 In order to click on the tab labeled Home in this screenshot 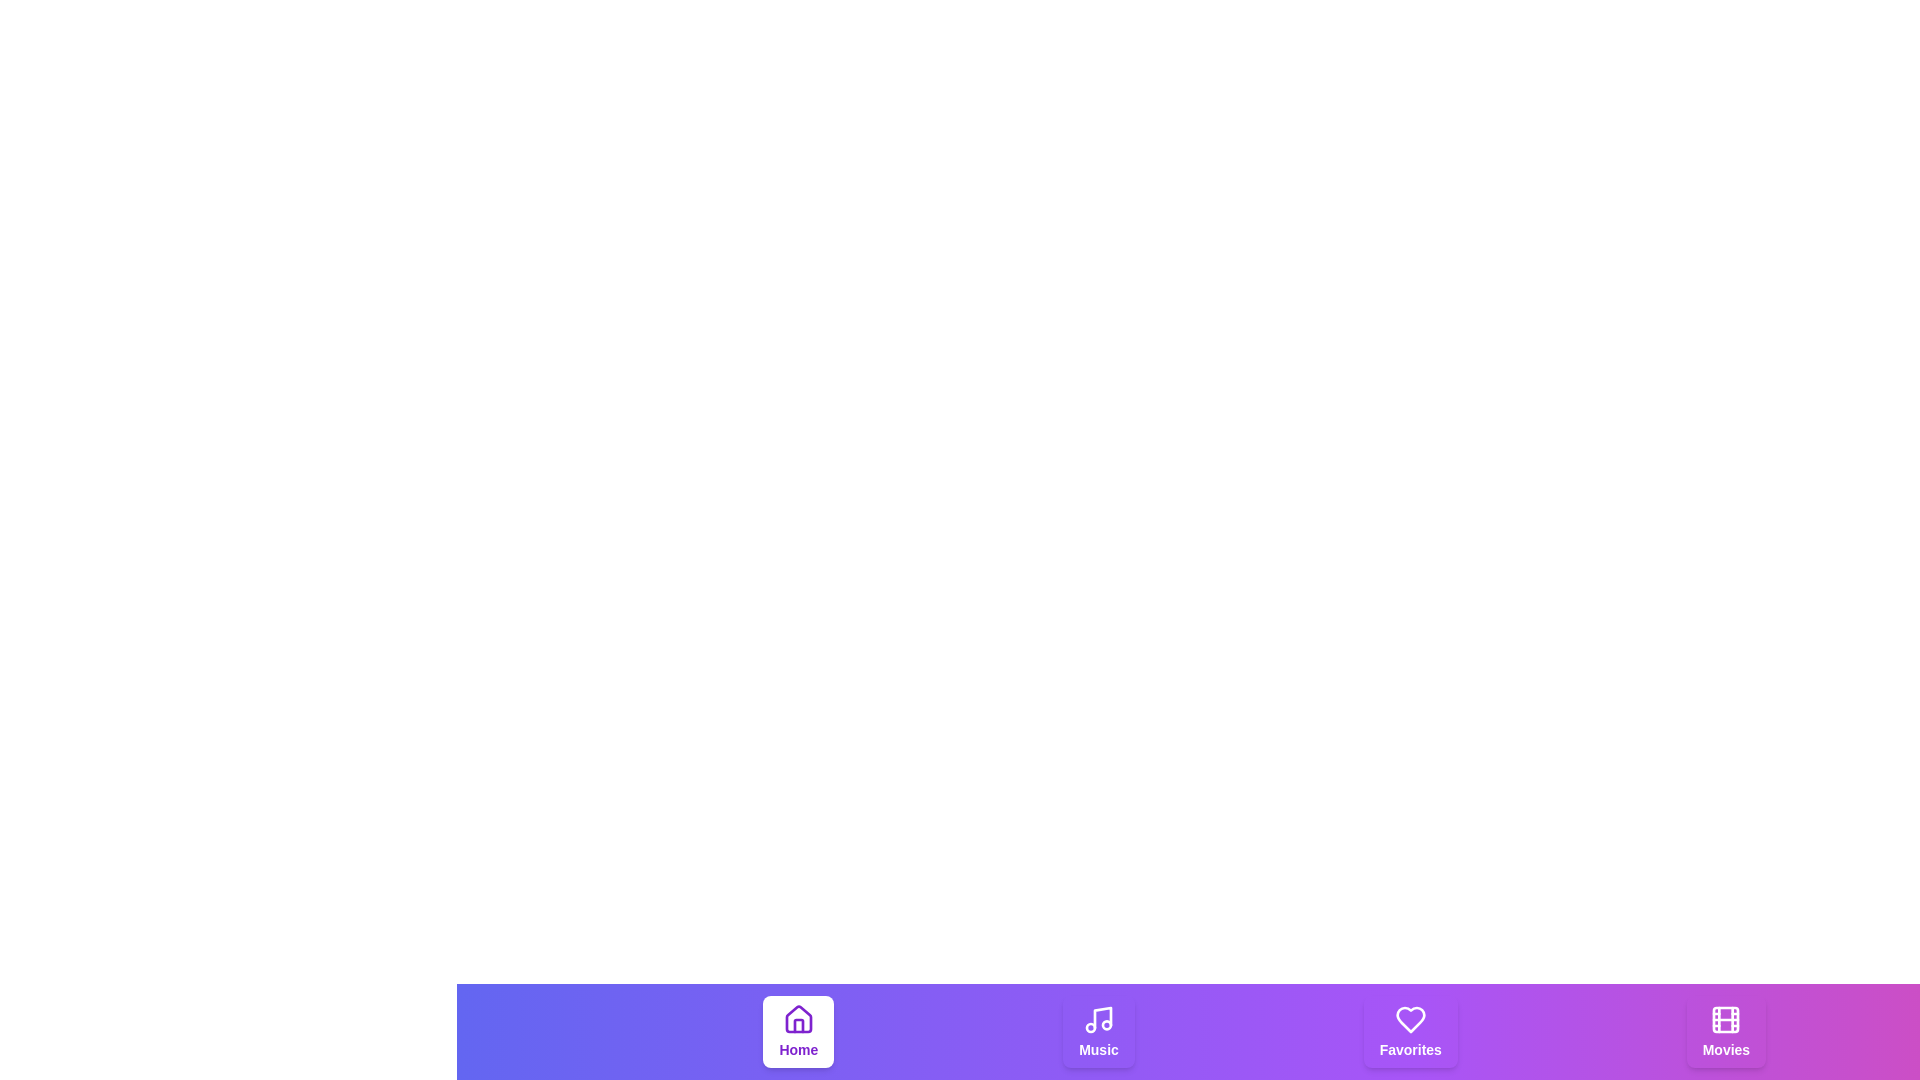, I will do `click(797, 1032)`.